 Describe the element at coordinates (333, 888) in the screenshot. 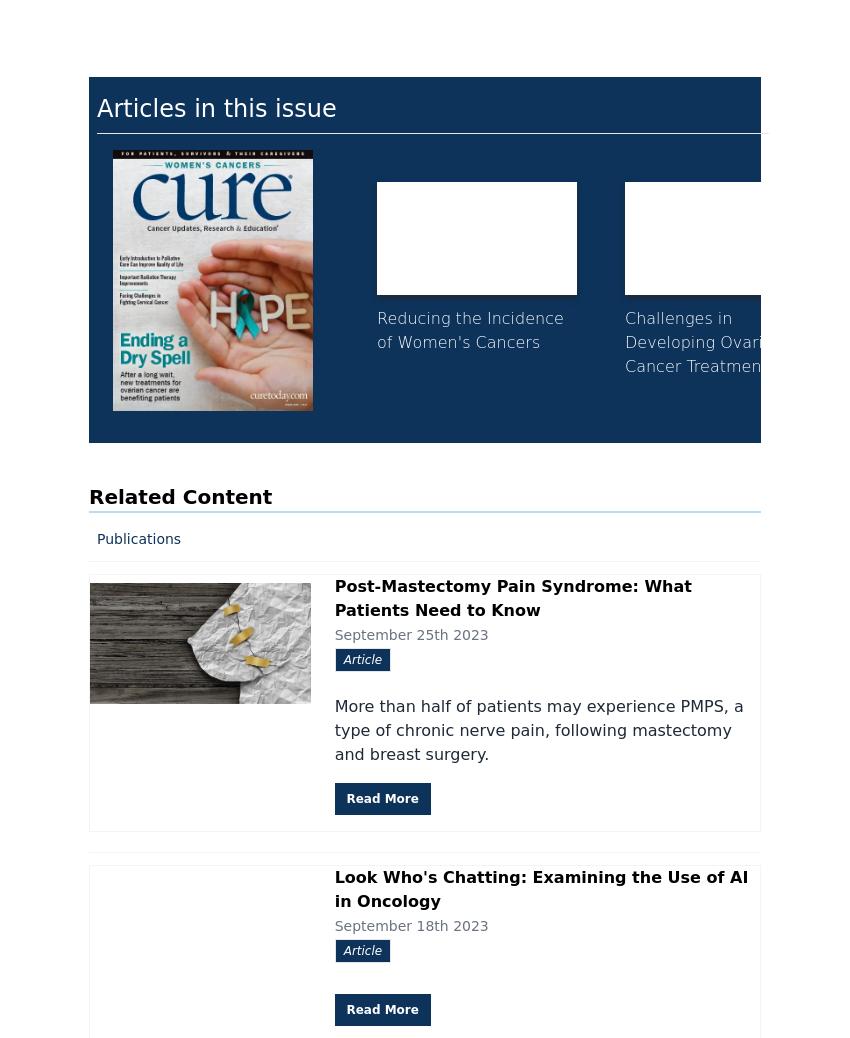

I see `'Look Who's Chatting: Examining the Use of AI in Oncology'` at that location.